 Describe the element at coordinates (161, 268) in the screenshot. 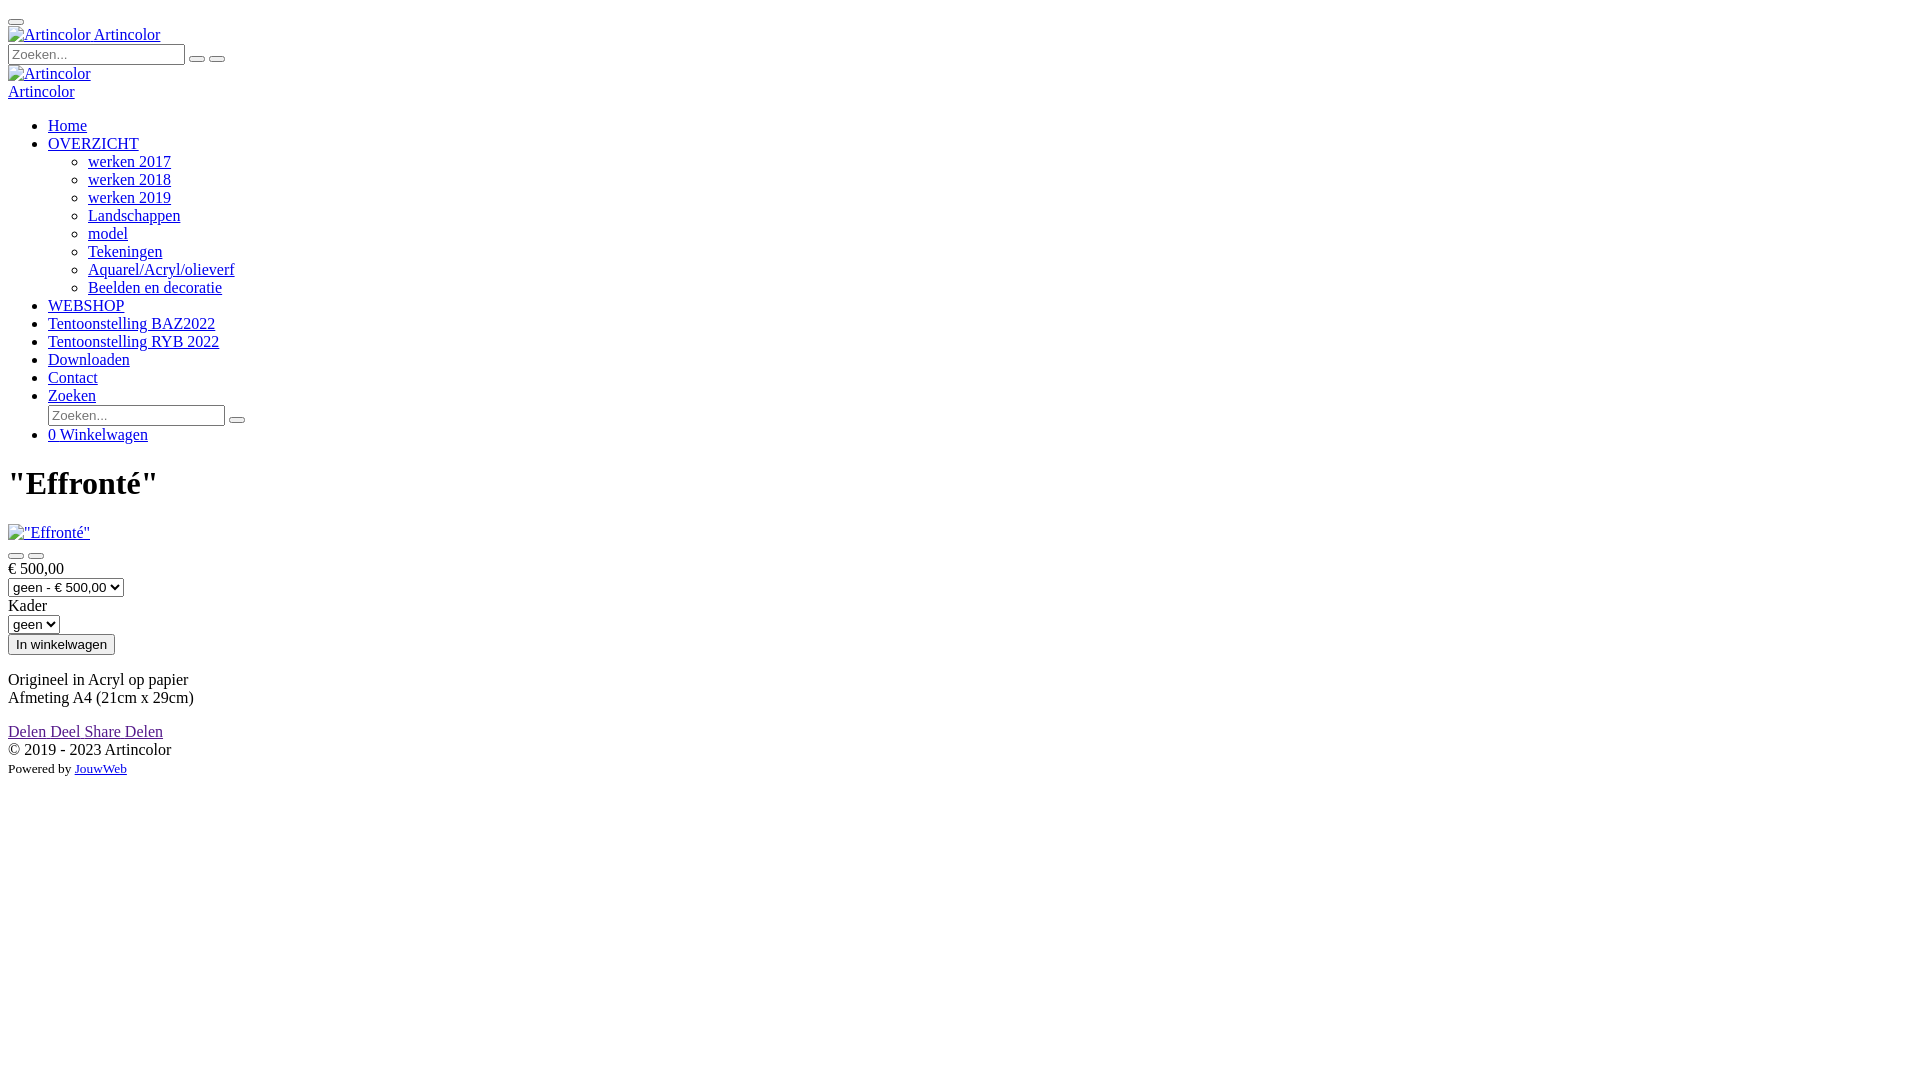

I see `'Aquarel/Acryl/olieverf'` at that location.